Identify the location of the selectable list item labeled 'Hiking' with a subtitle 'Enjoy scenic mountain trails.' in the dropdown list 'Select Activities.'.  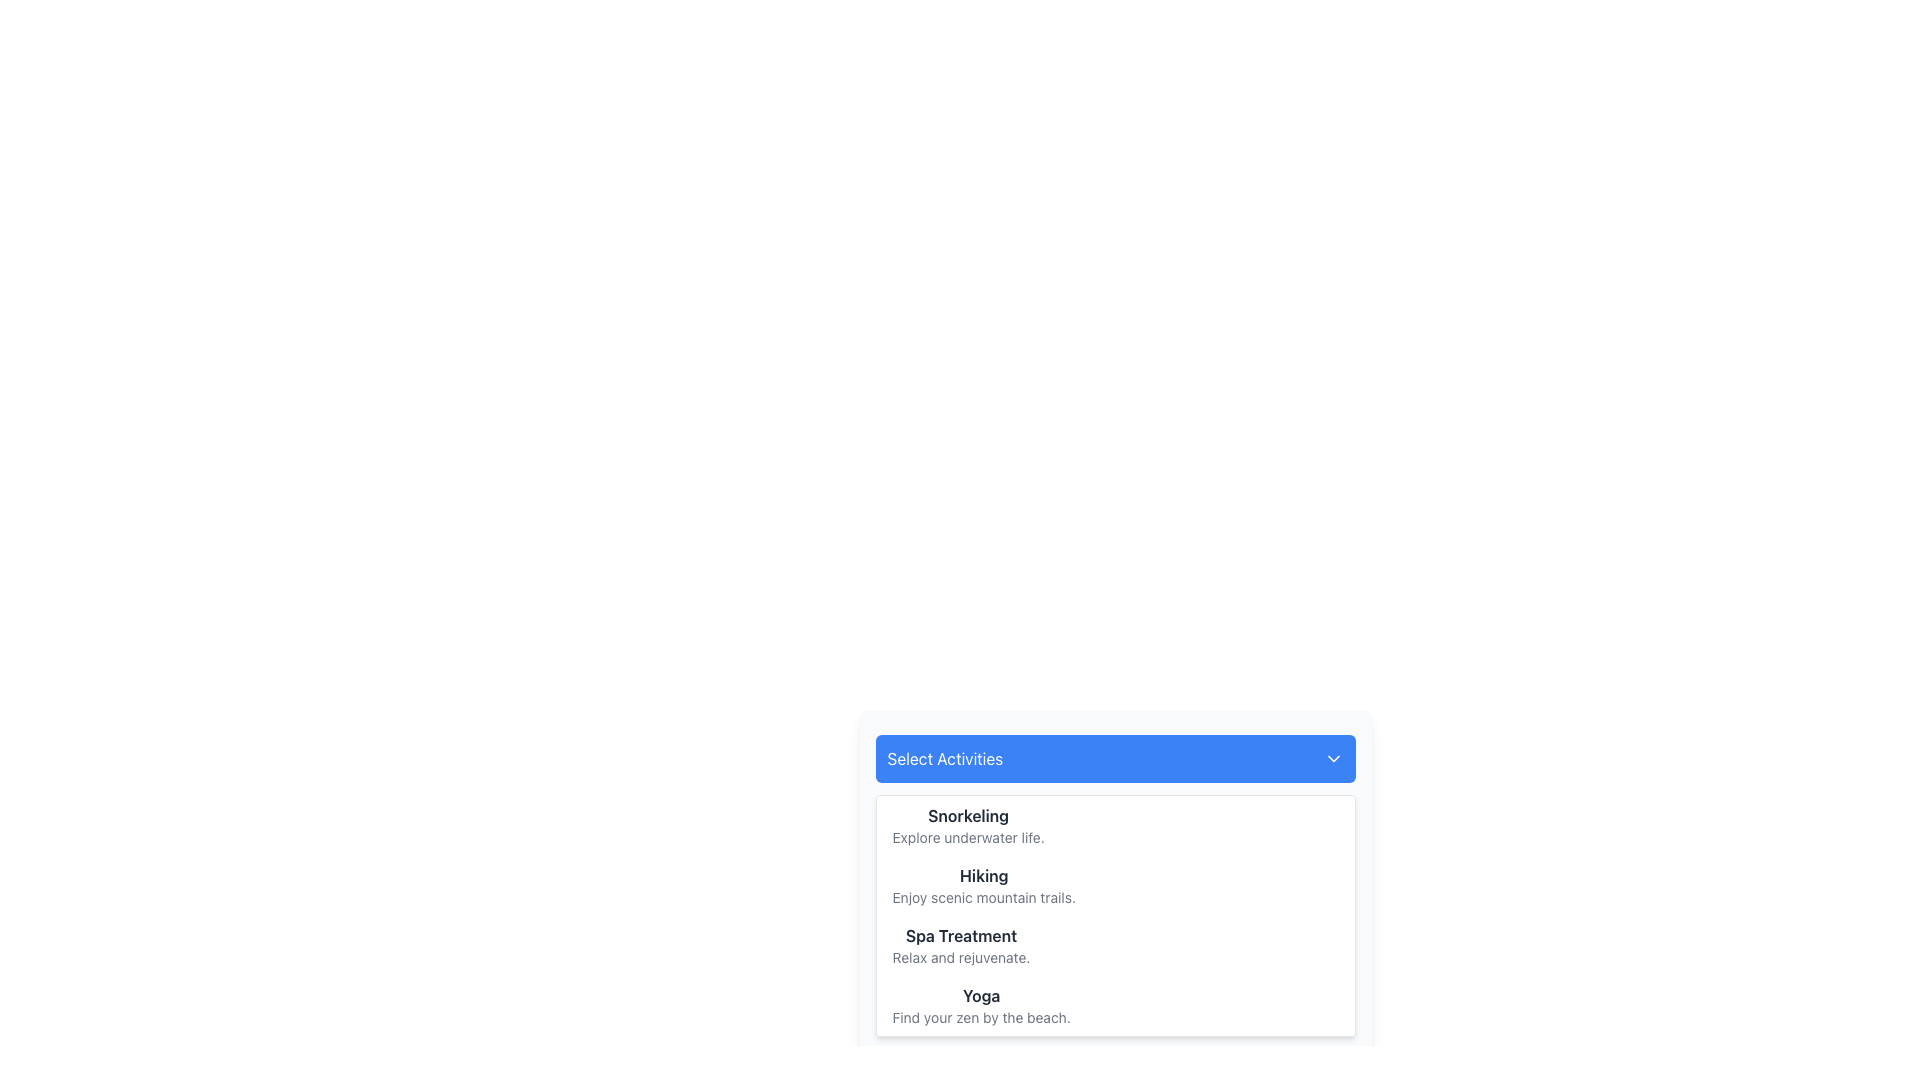
(1114, 885).